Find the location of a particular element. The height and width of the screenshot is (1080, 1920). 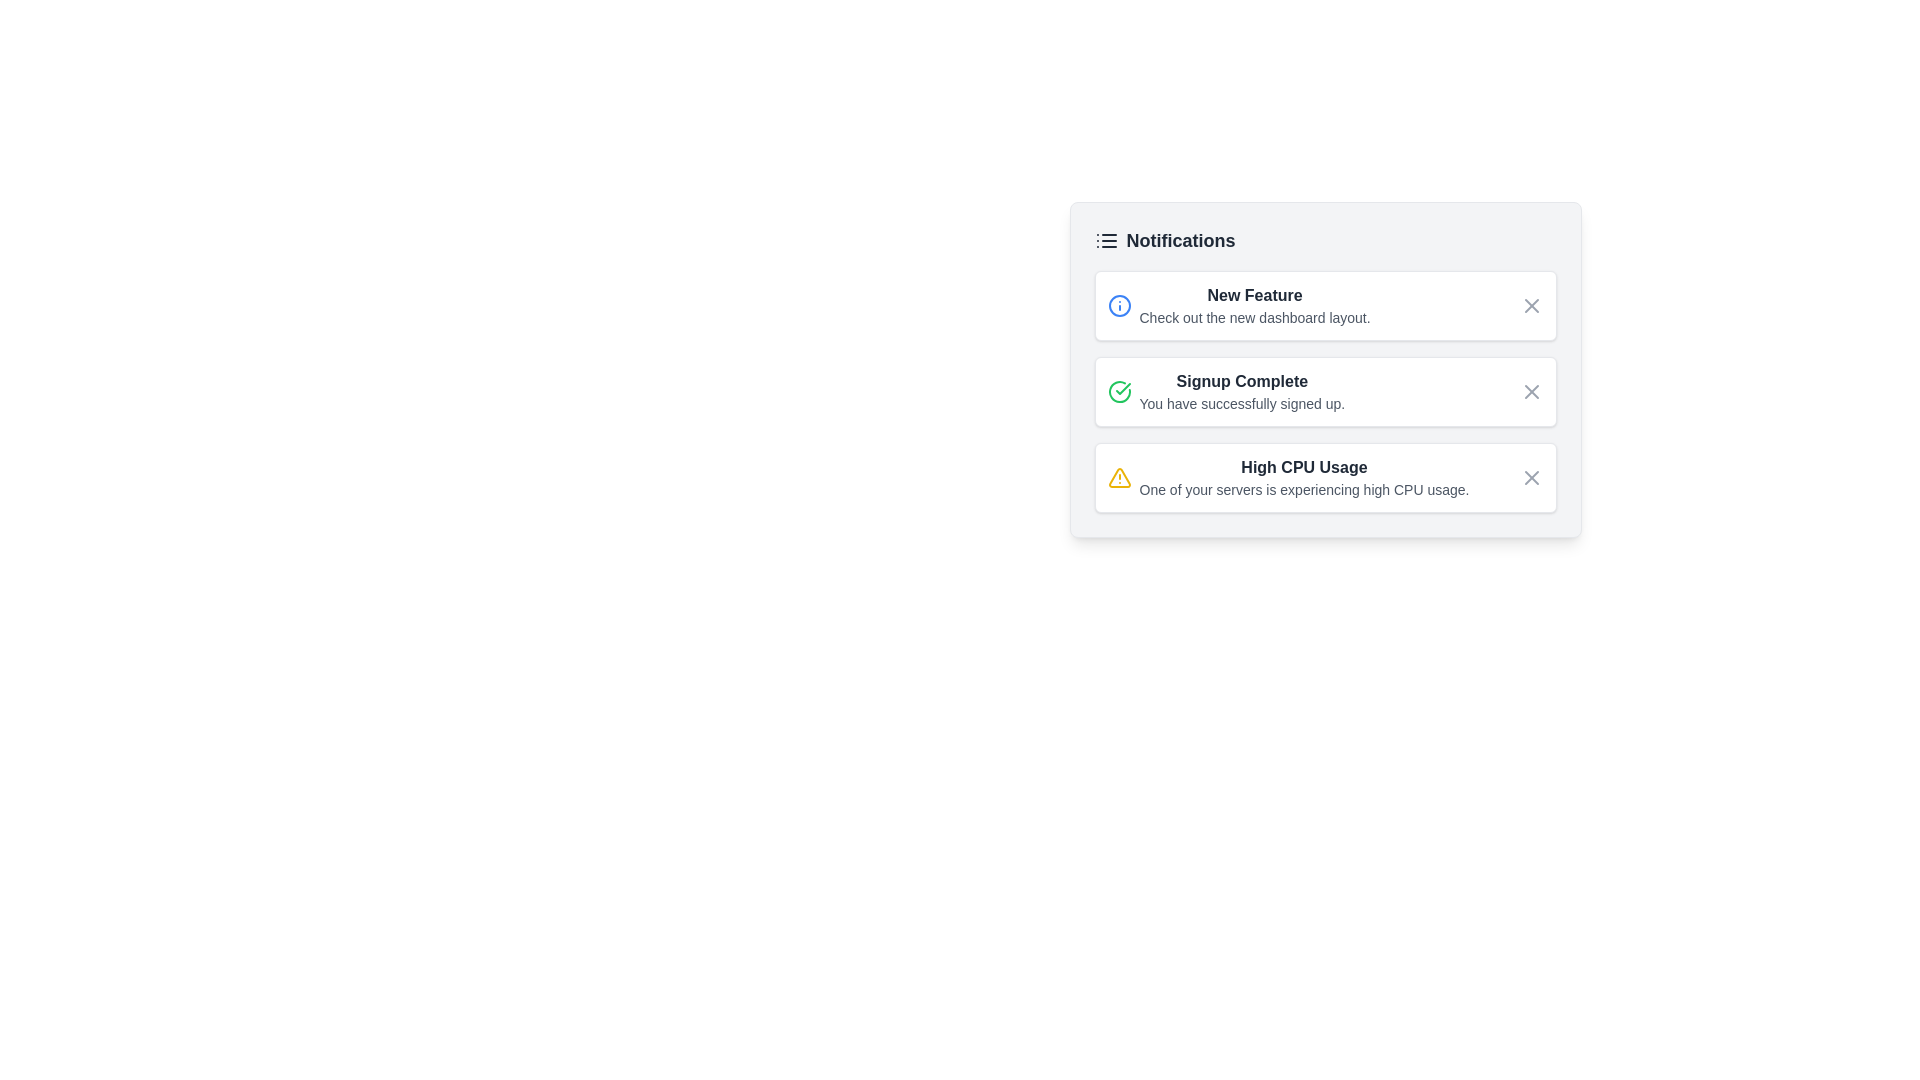

the Notification Block that informs users about the newly added dashboard layout update for accessibility navigation is located at coordinates (1238, 305).